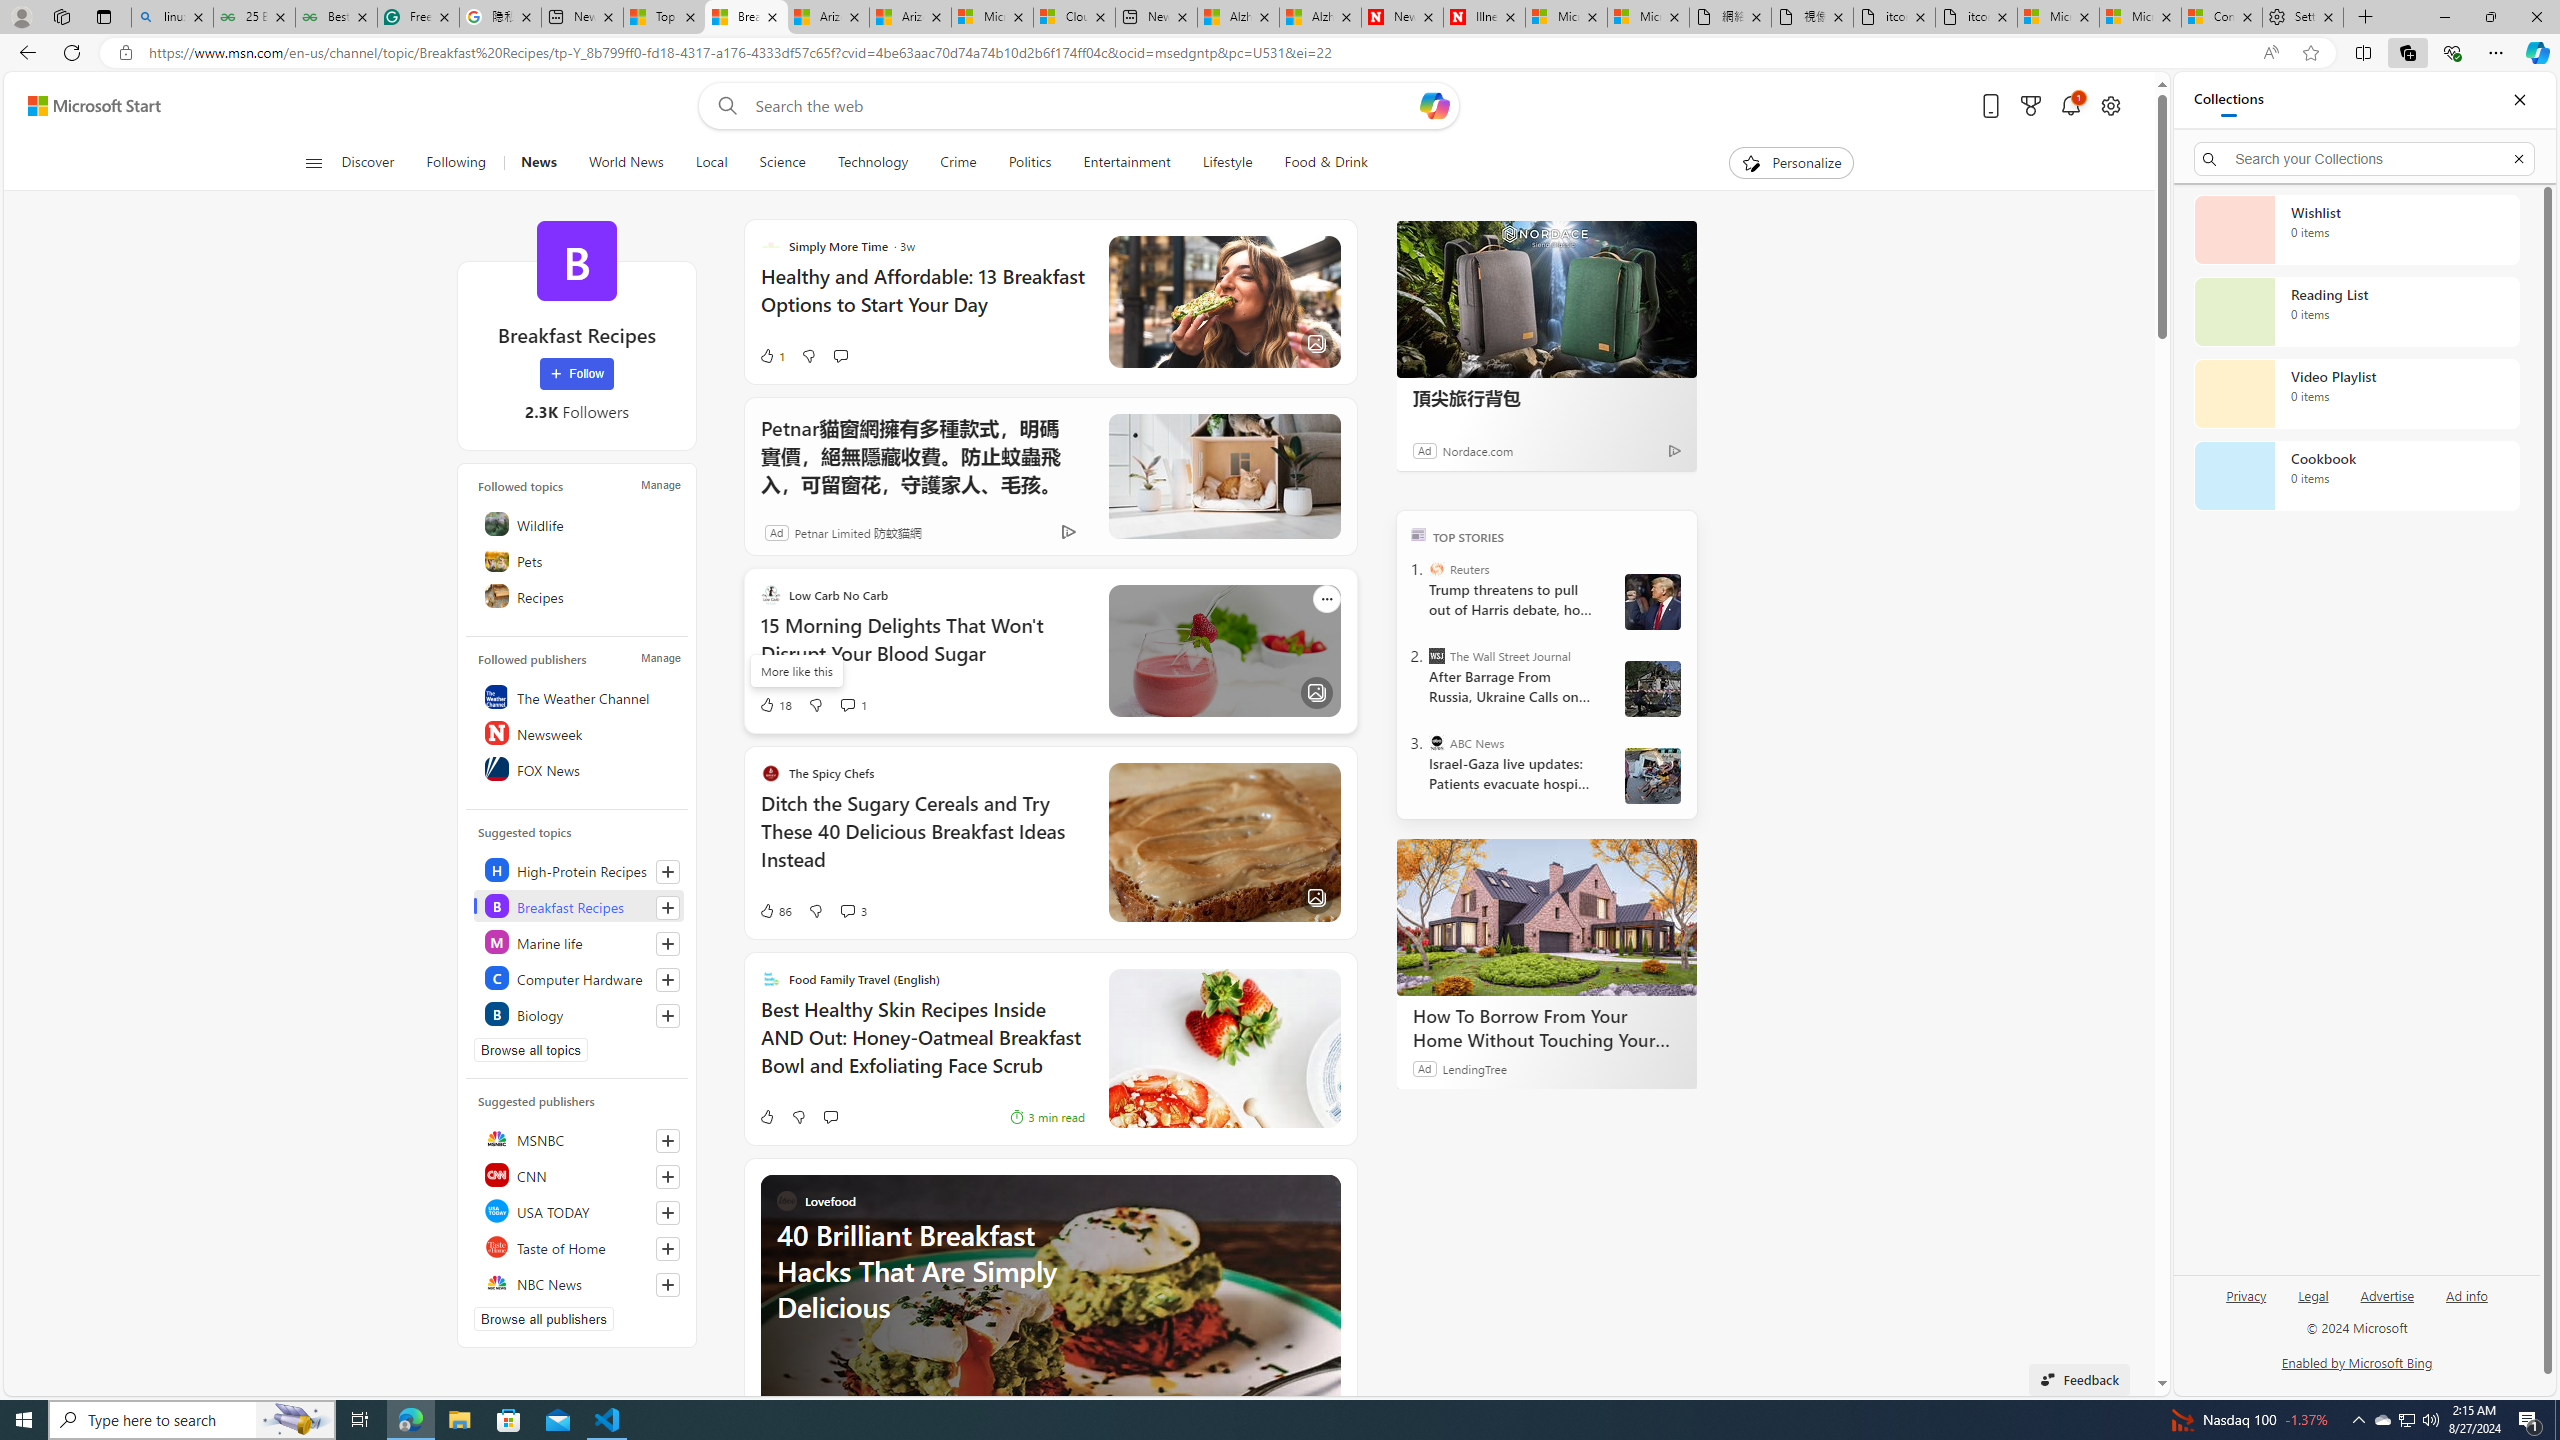 The width and height of the screenshot is (2560, 1440). What do you see at coordinates (578, 731) in the screenshot?
I see `'Newsweek'` at bounding box center [578, 731].